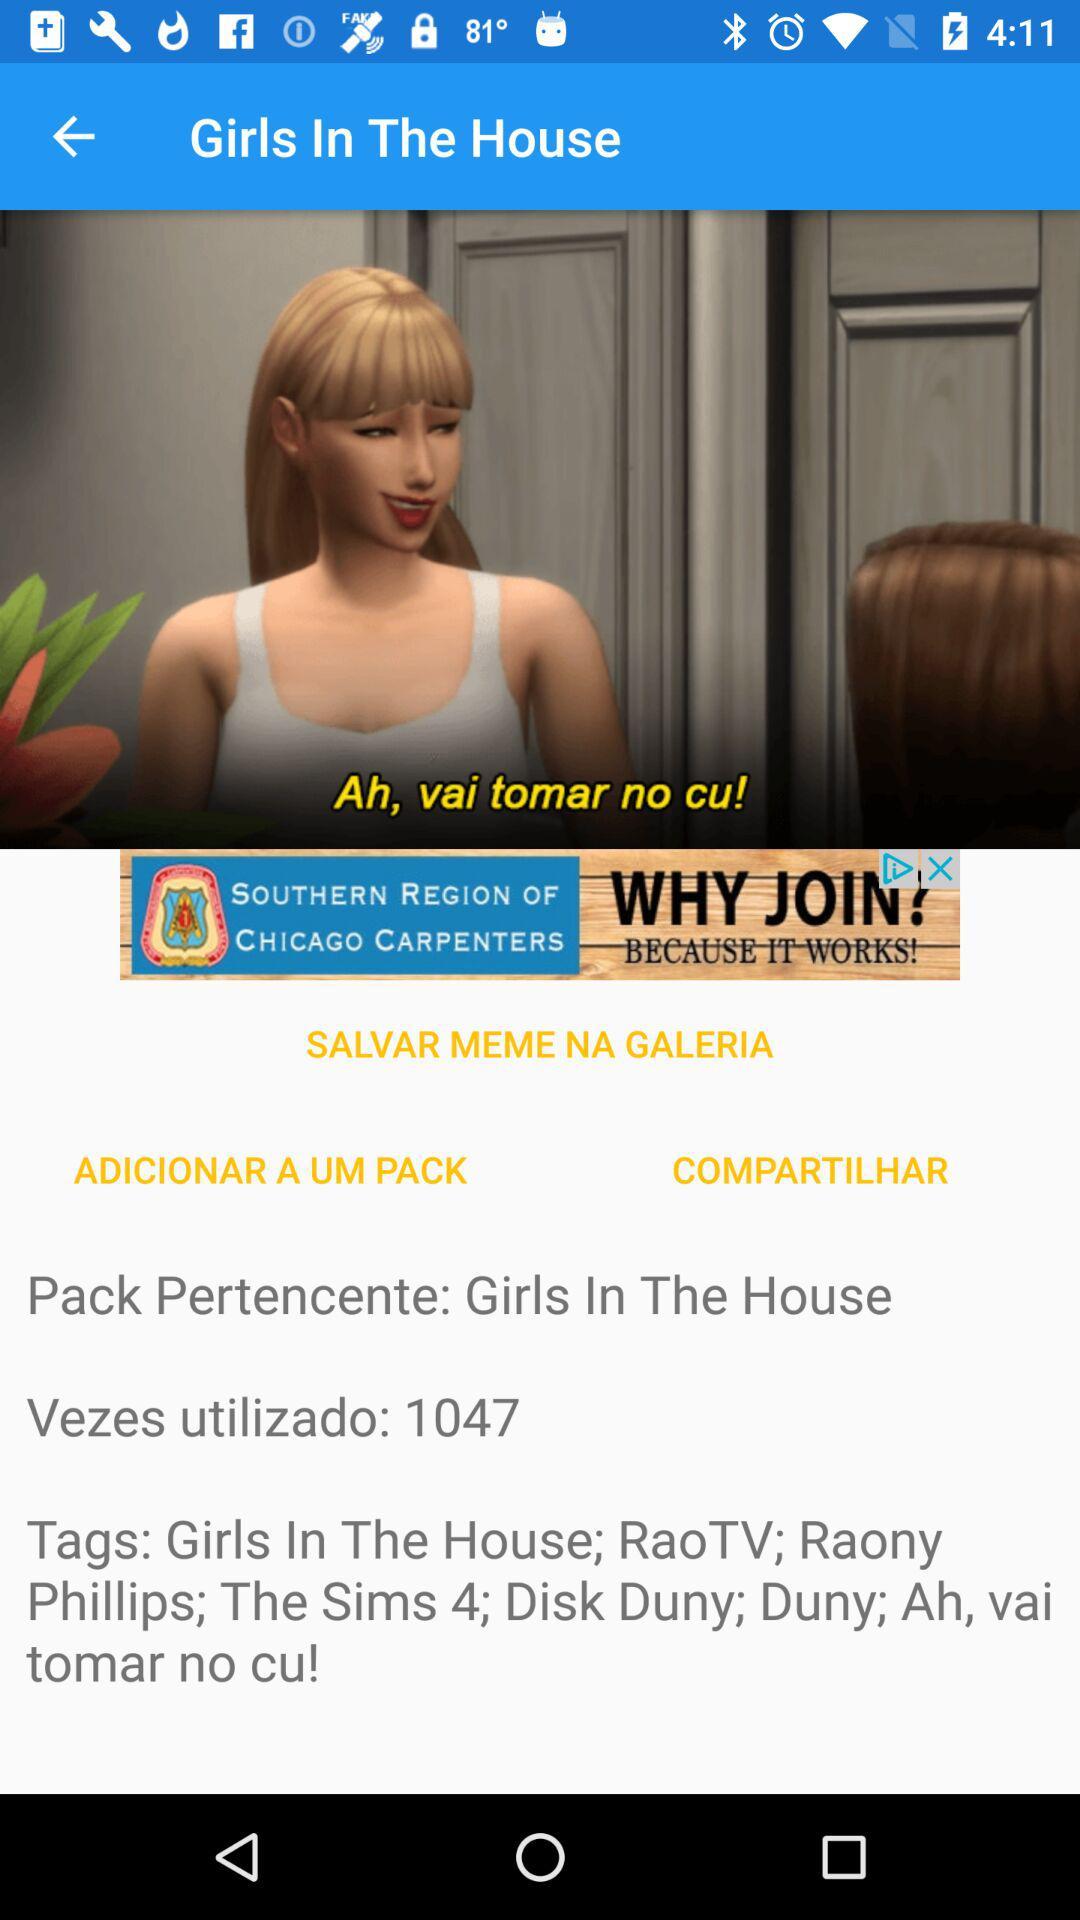 This screenshot has width=1080, height=1920. What do you see at coordinates (540, 913) in the screenshot?
I see `details about advertisement` at bounding box center [540, 913].